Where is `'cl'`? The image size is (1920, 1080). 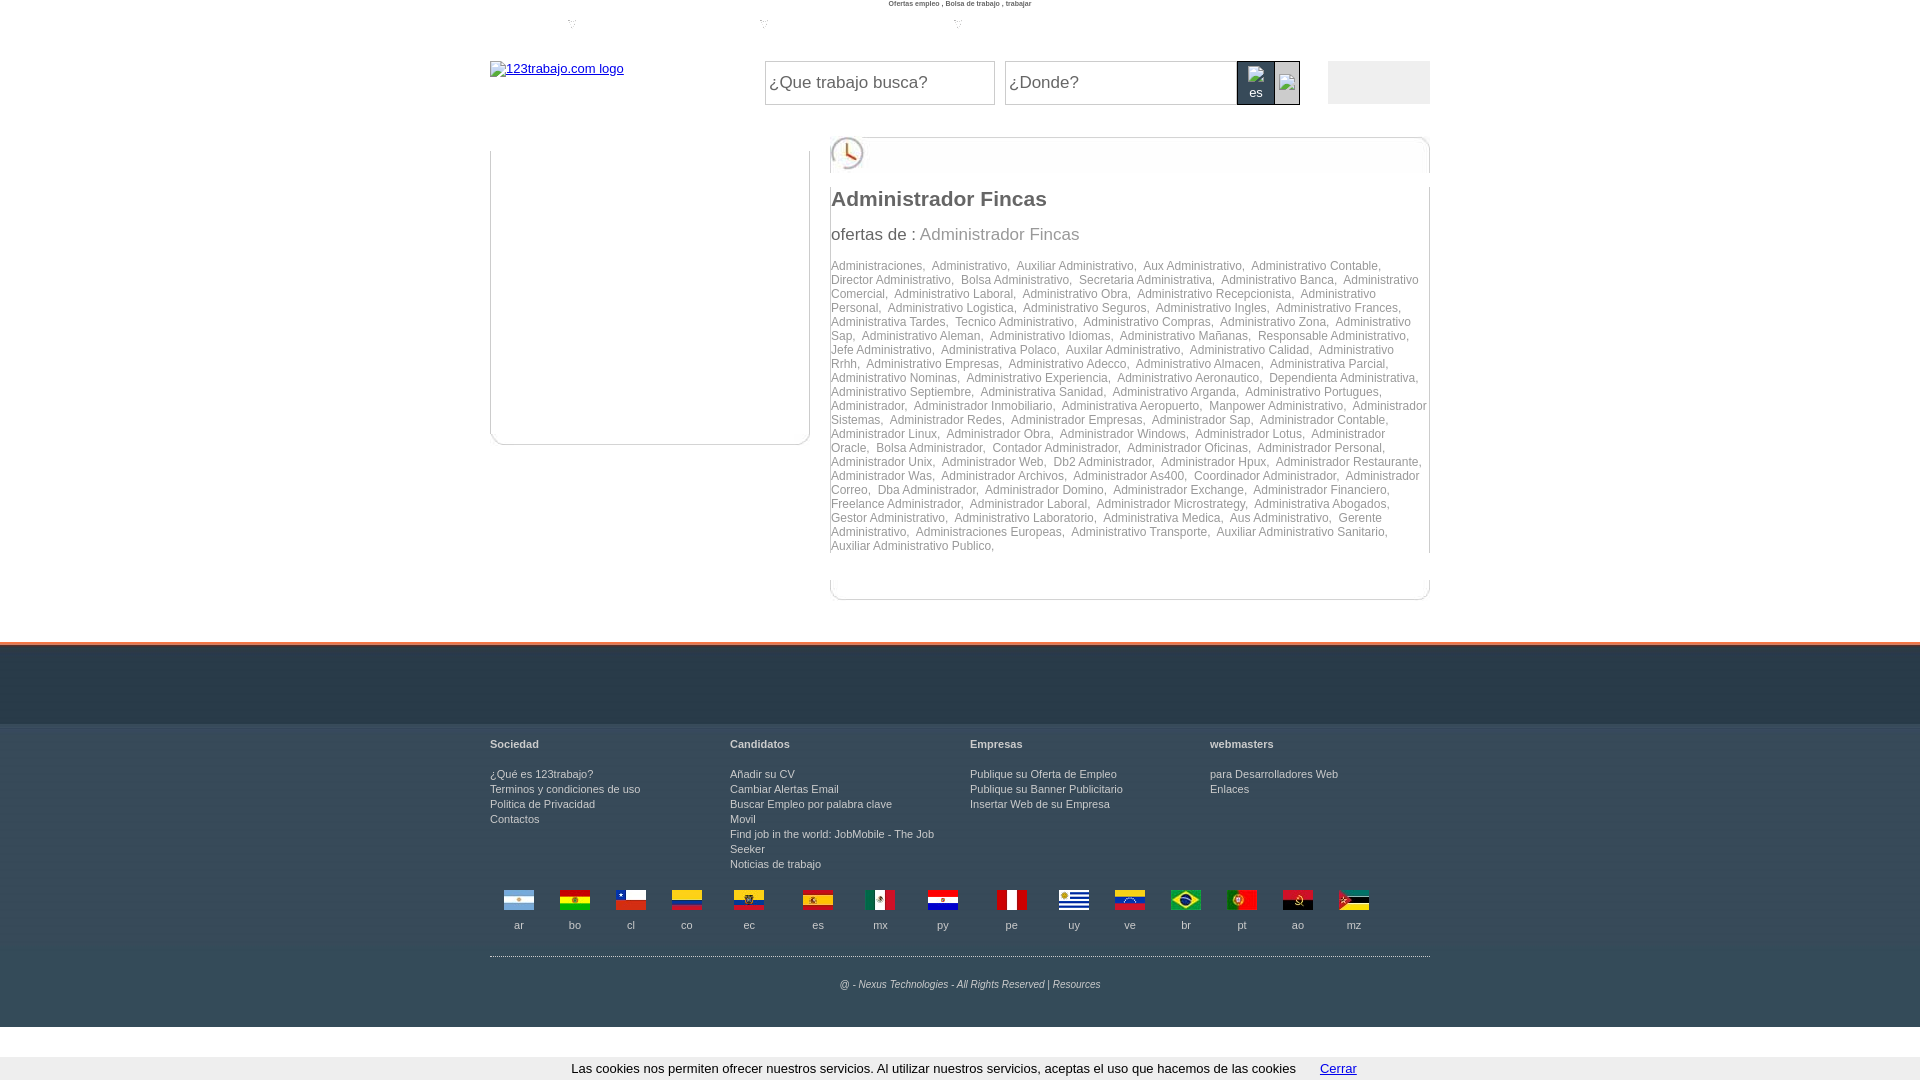 'cl' is located at coordinates (626, 925).